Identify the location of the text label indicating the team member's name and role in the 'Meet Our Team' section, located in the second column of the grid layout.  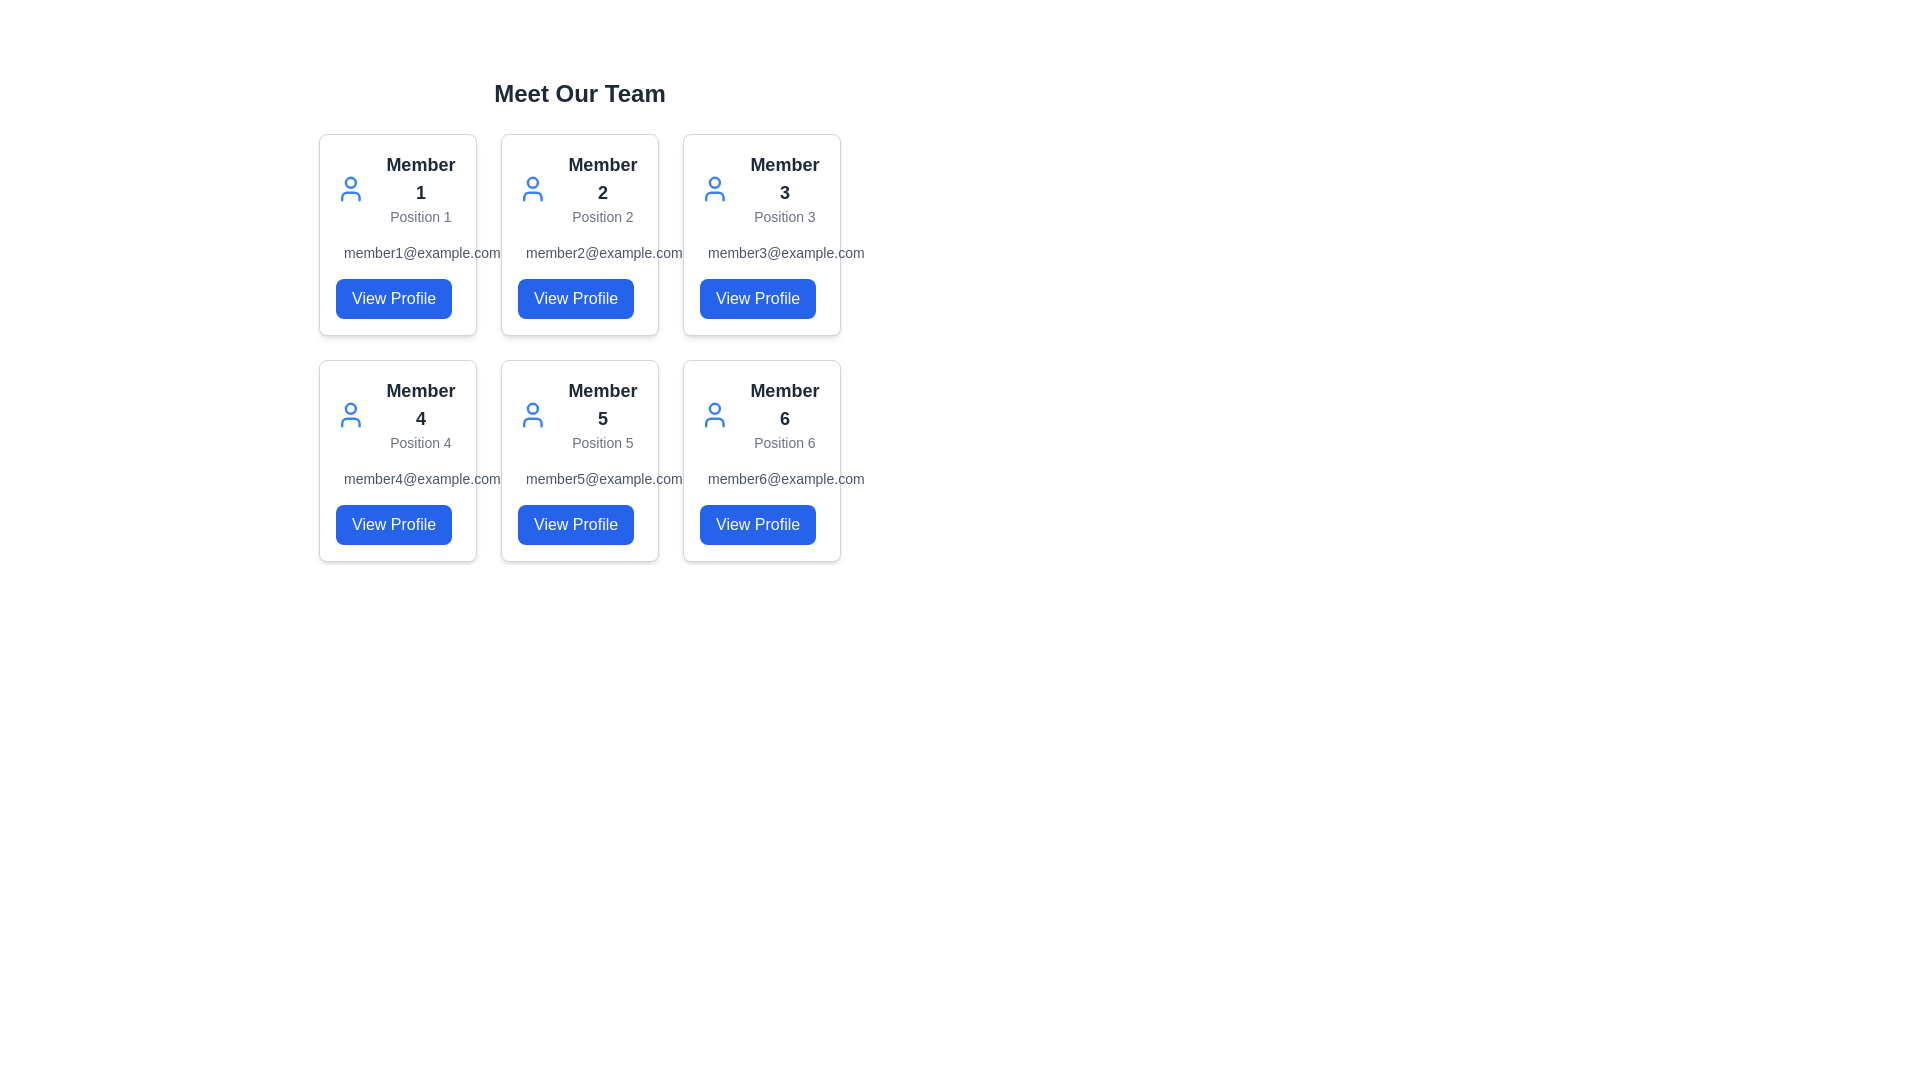
(601, 189).